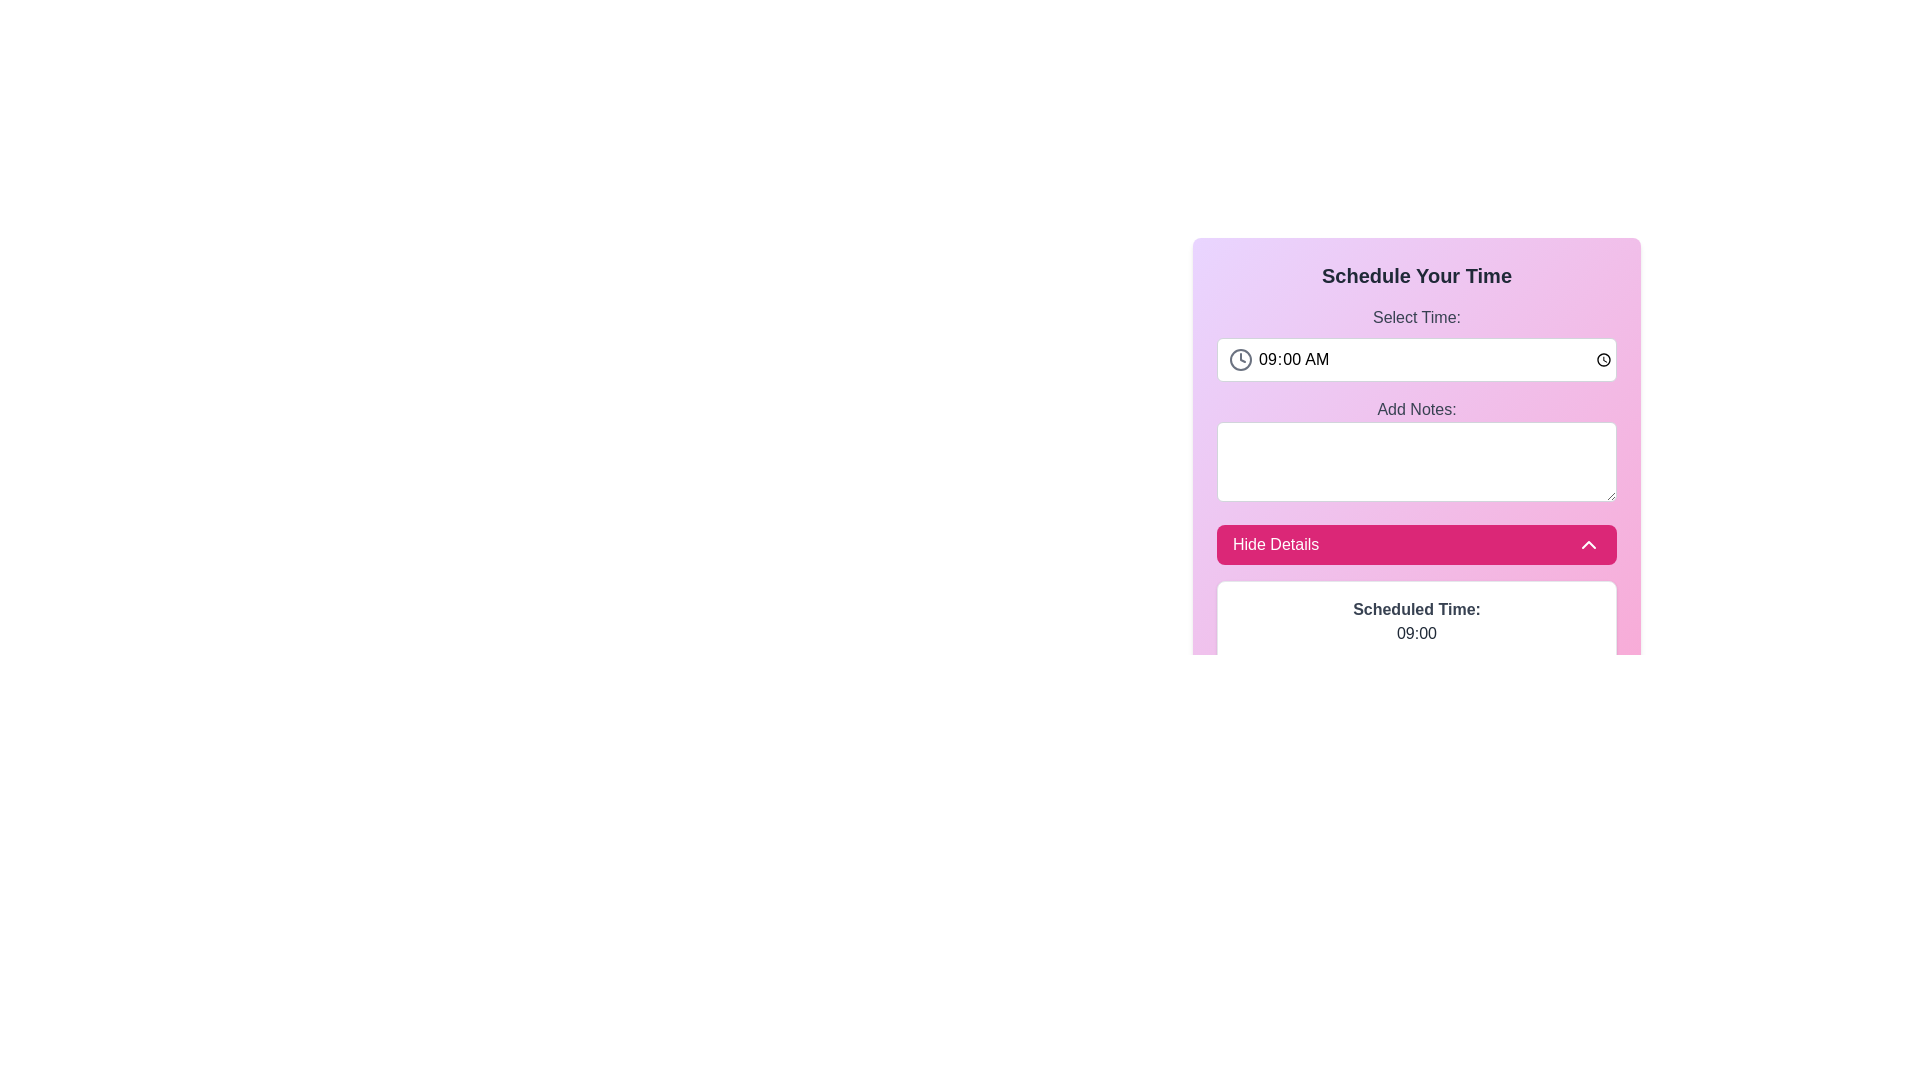 This screenshot has width=1920, height=1080. I want to click on the Text label that indicates where users can add notes, located above the multi-line text input field, so click(1415, 408).